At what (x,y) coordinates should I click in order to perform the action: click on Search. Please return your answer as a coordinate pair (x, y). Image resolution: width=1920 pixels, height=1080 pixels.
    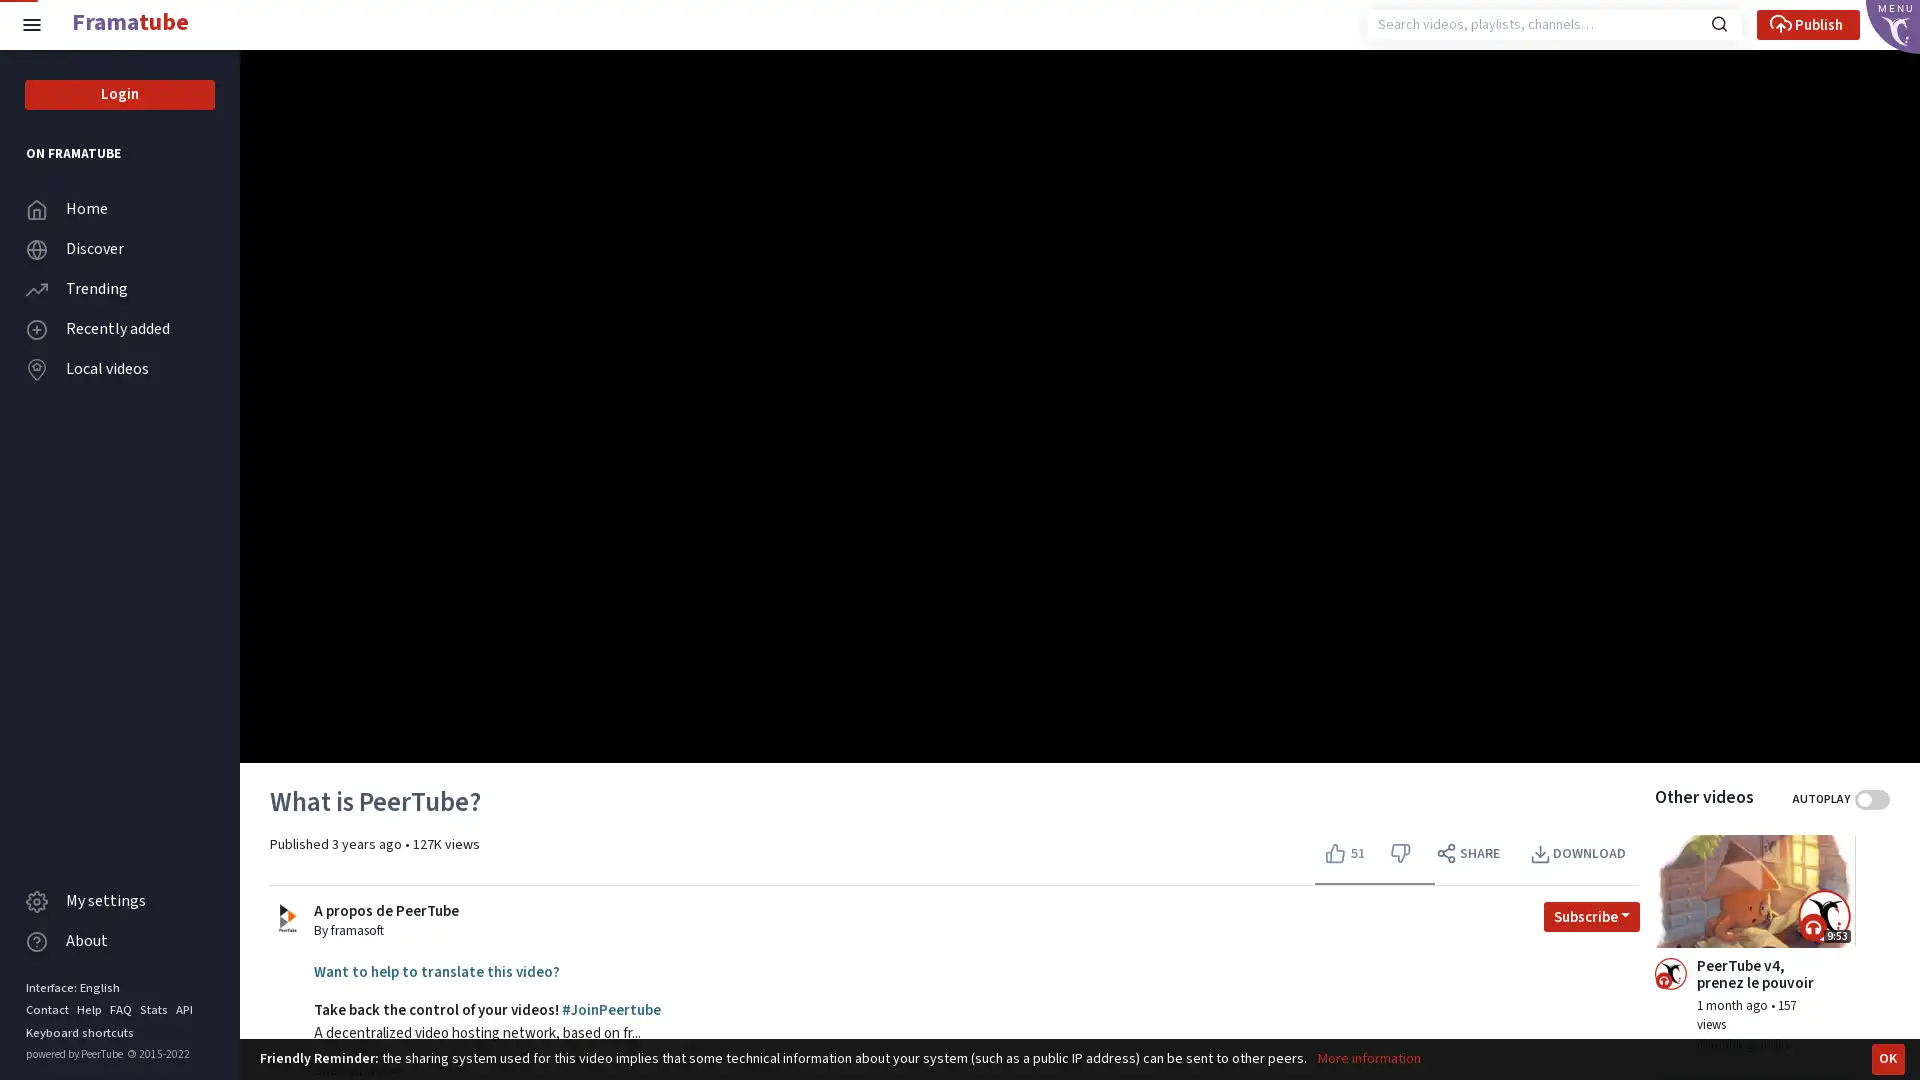
    Looking at the image, I should click on (1718, 22).